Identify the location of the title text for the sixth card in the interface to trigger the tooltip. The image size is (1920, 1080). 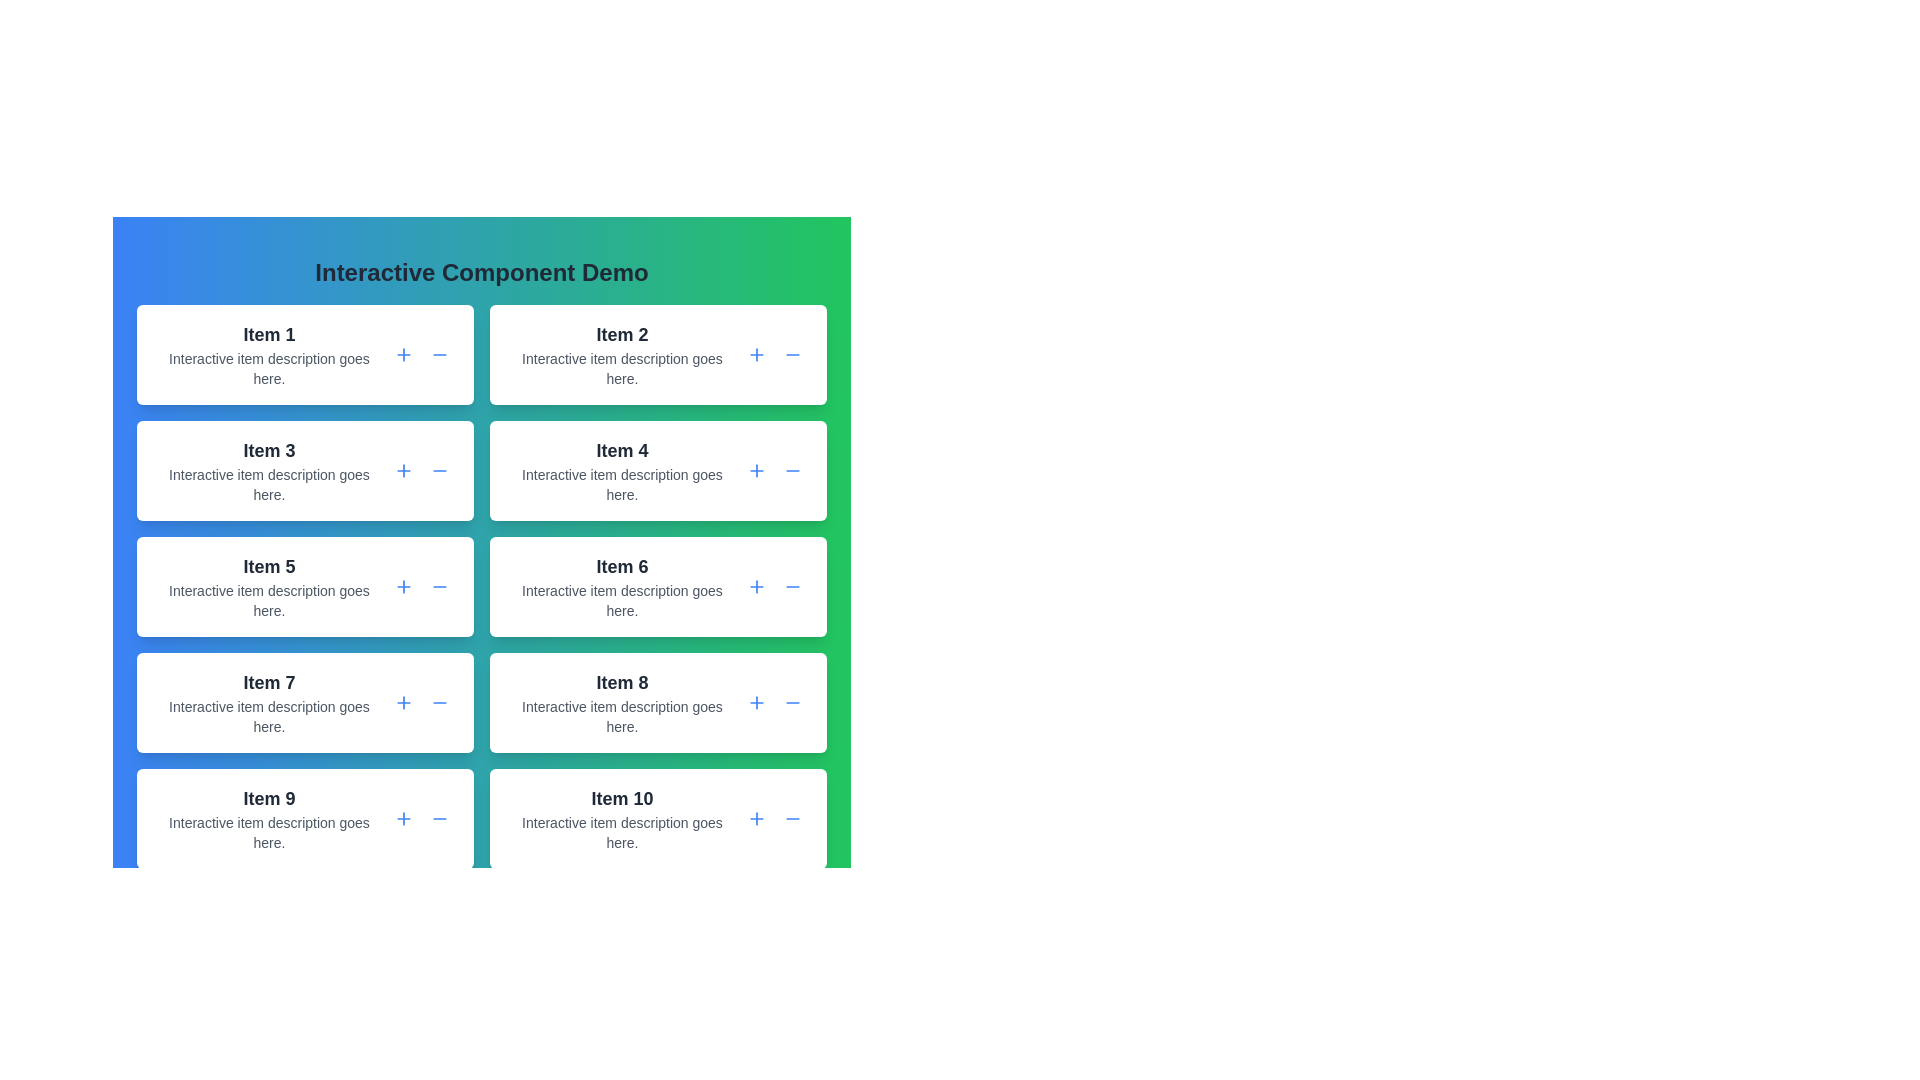
(621, 567).